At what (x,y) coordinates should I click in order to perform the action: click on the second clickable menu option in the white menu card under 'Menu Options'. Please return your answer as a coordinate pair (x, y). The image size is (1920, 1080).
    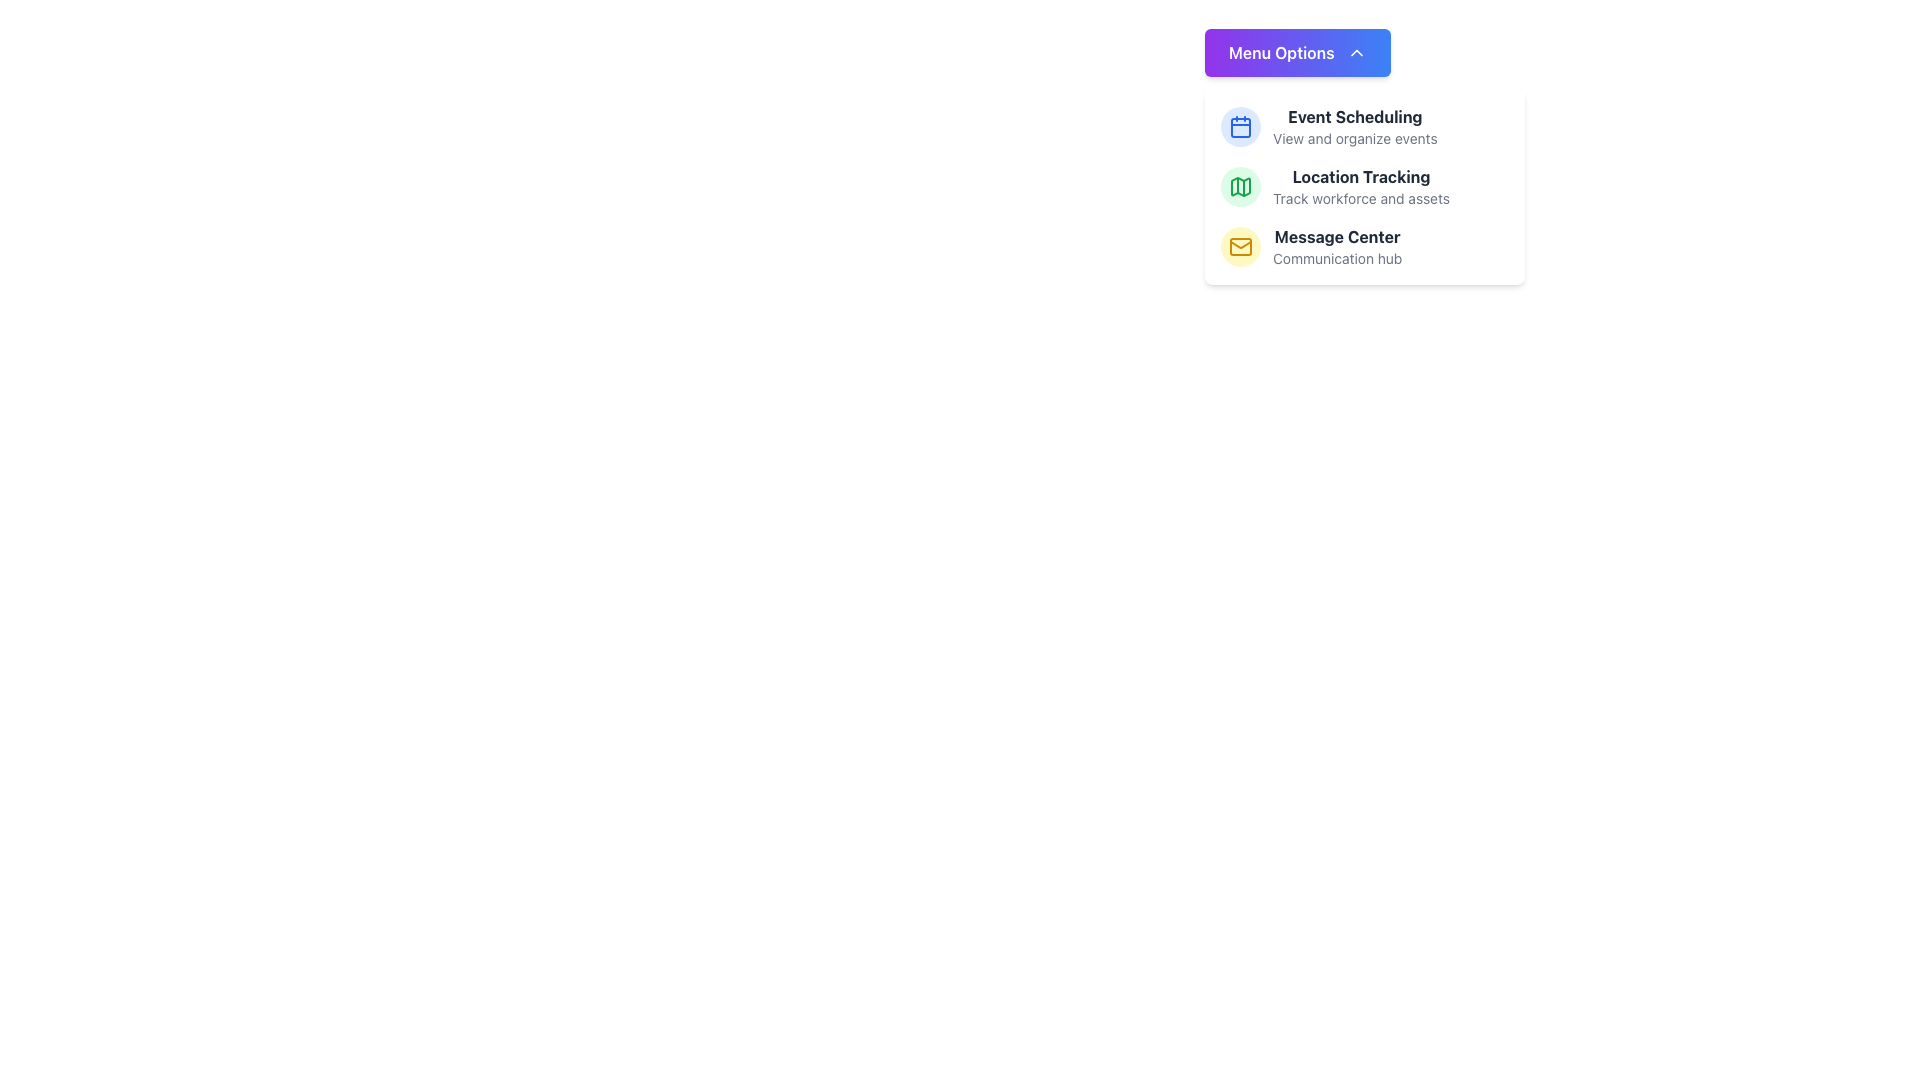
    Looking at the image, I should click on (1363, 186).